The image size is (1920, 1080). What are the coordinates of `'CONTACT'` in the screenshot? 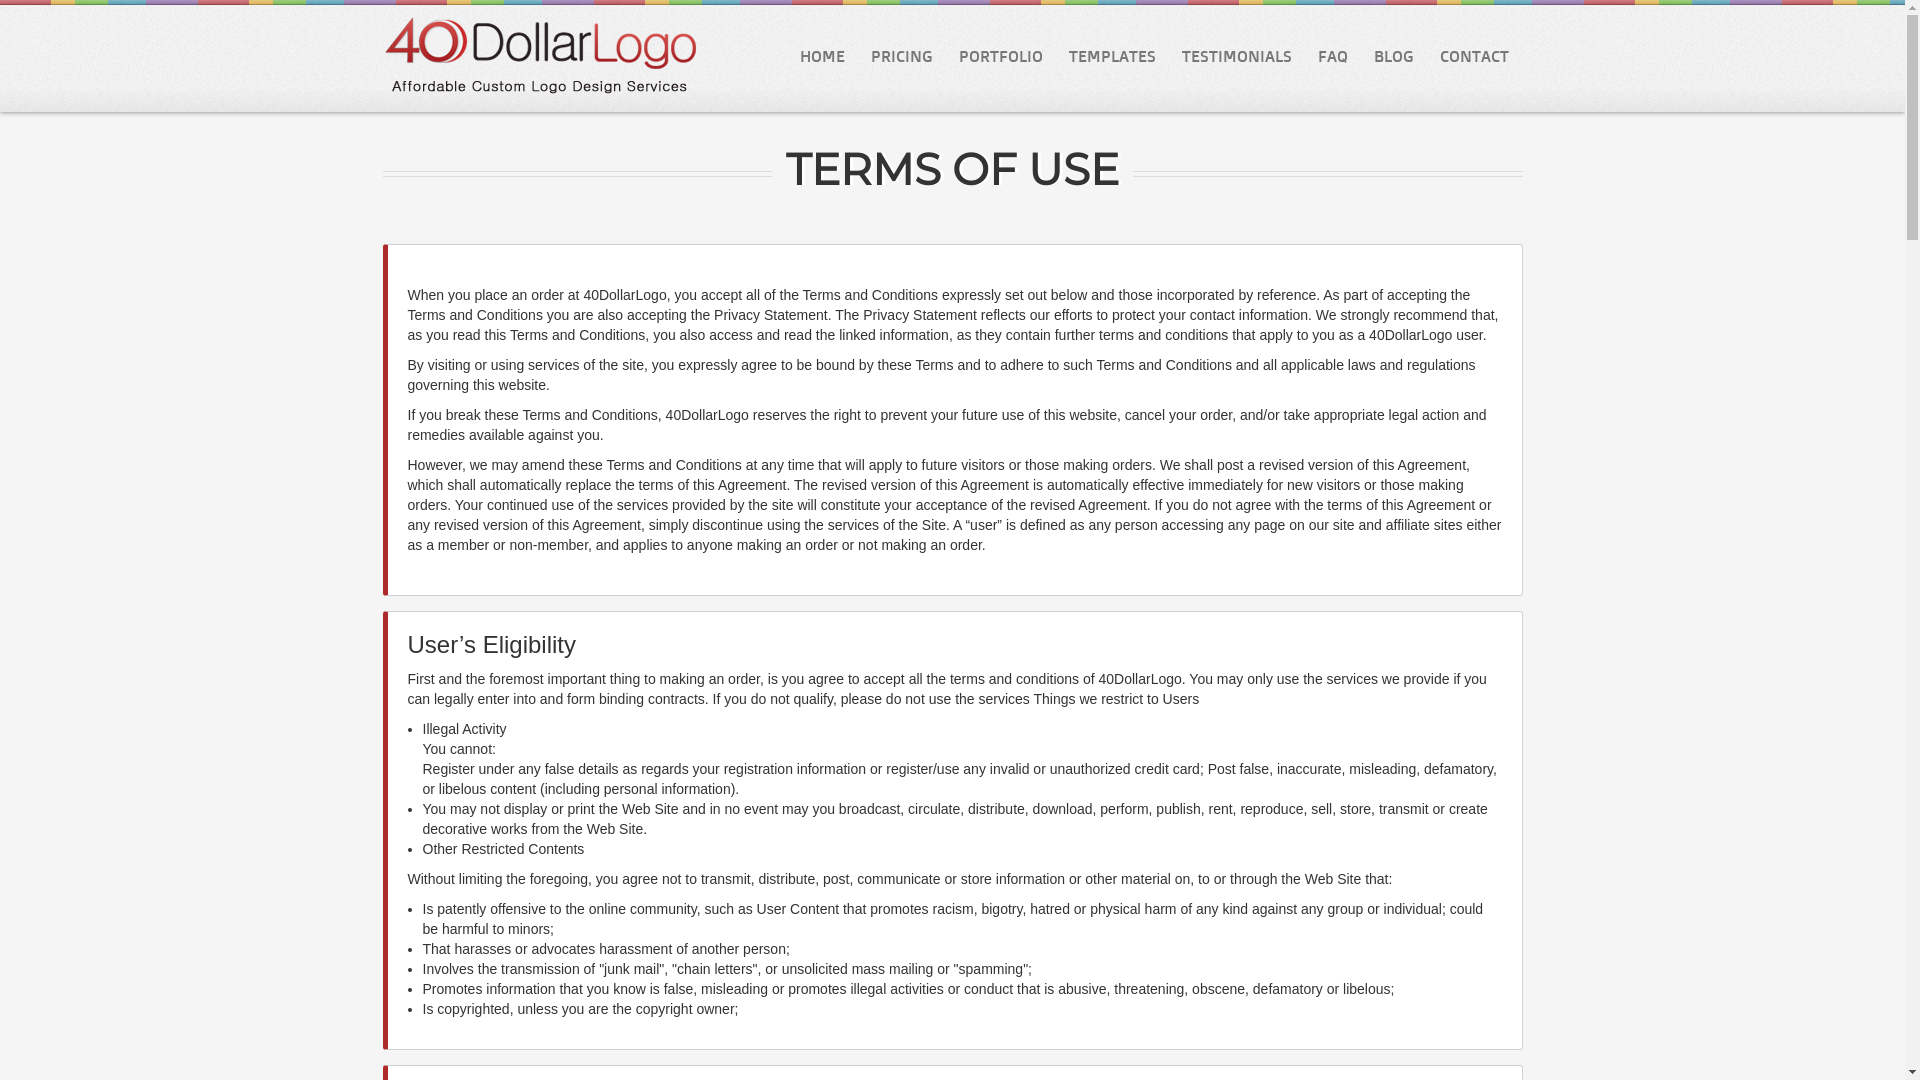 It's located at (1473, 55).